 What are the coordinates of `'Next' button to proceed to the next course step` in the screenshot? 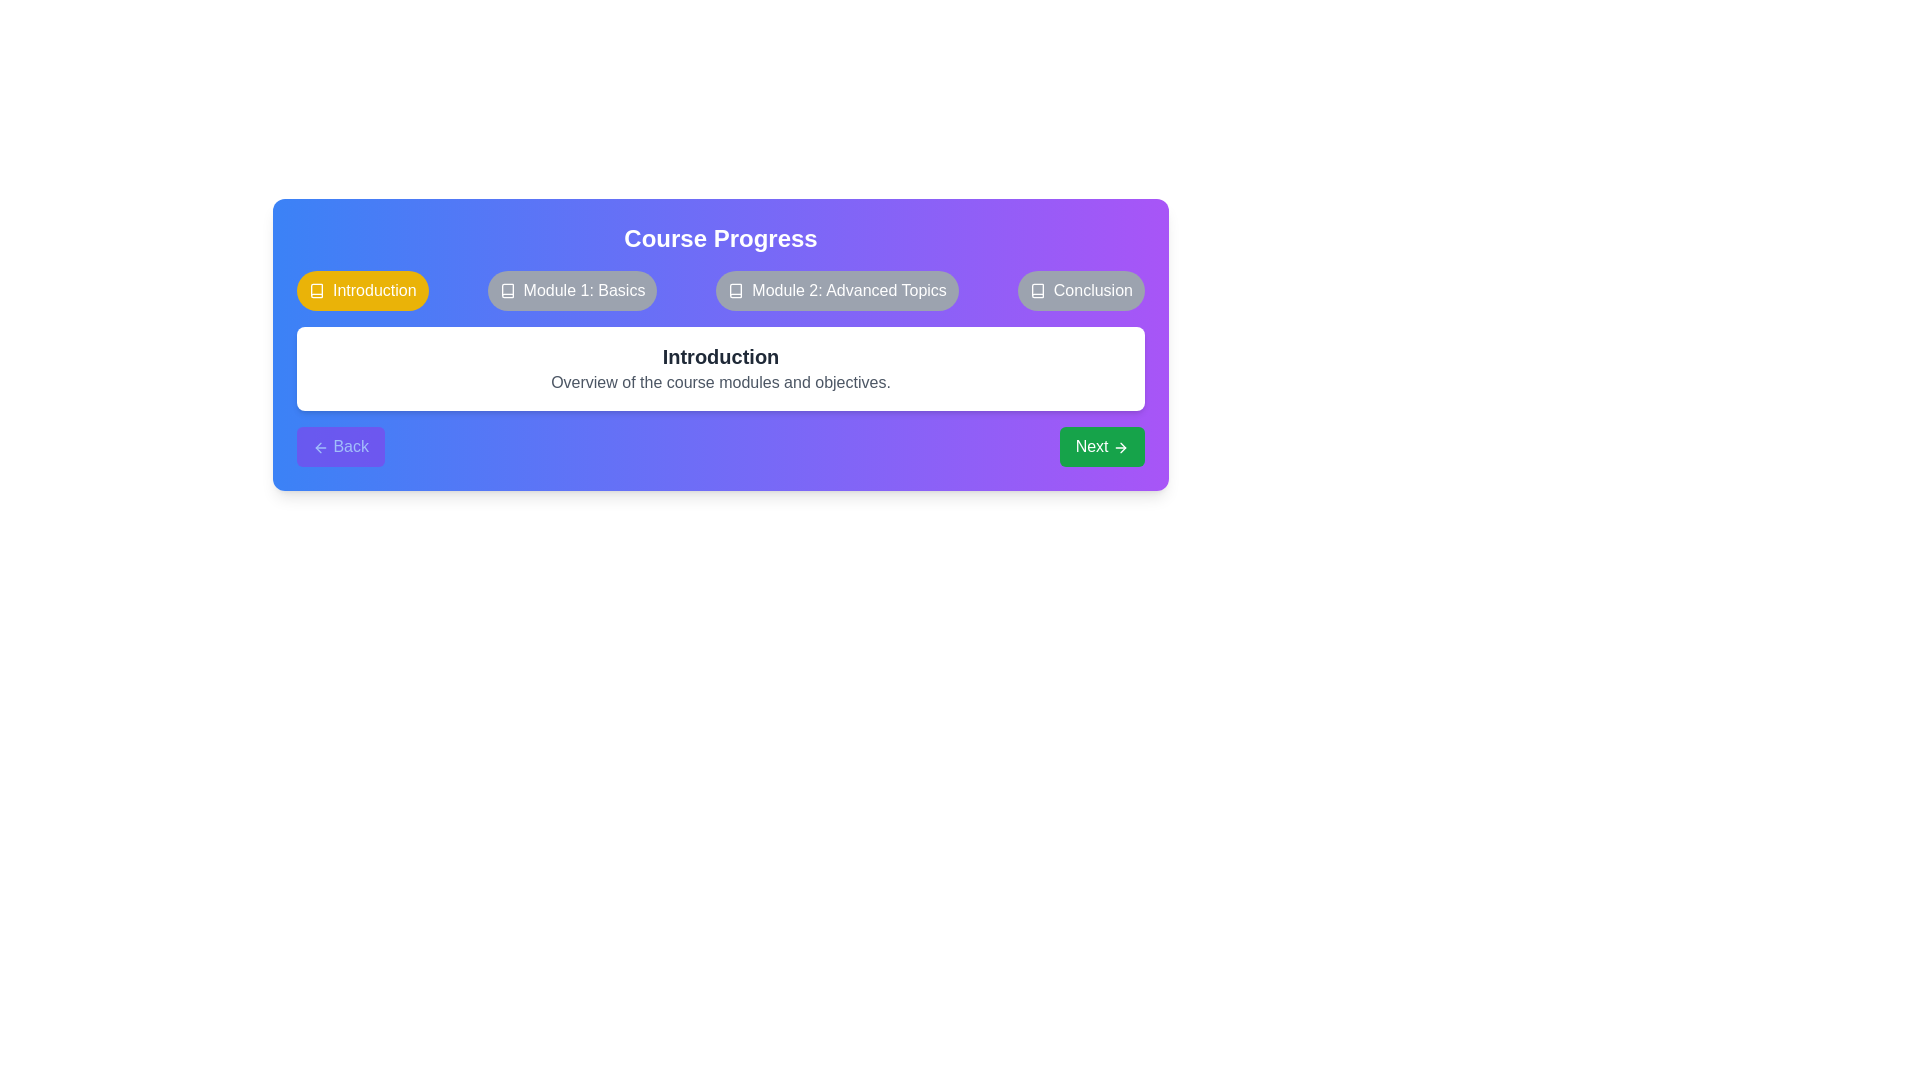 It's located at (1101, 446).